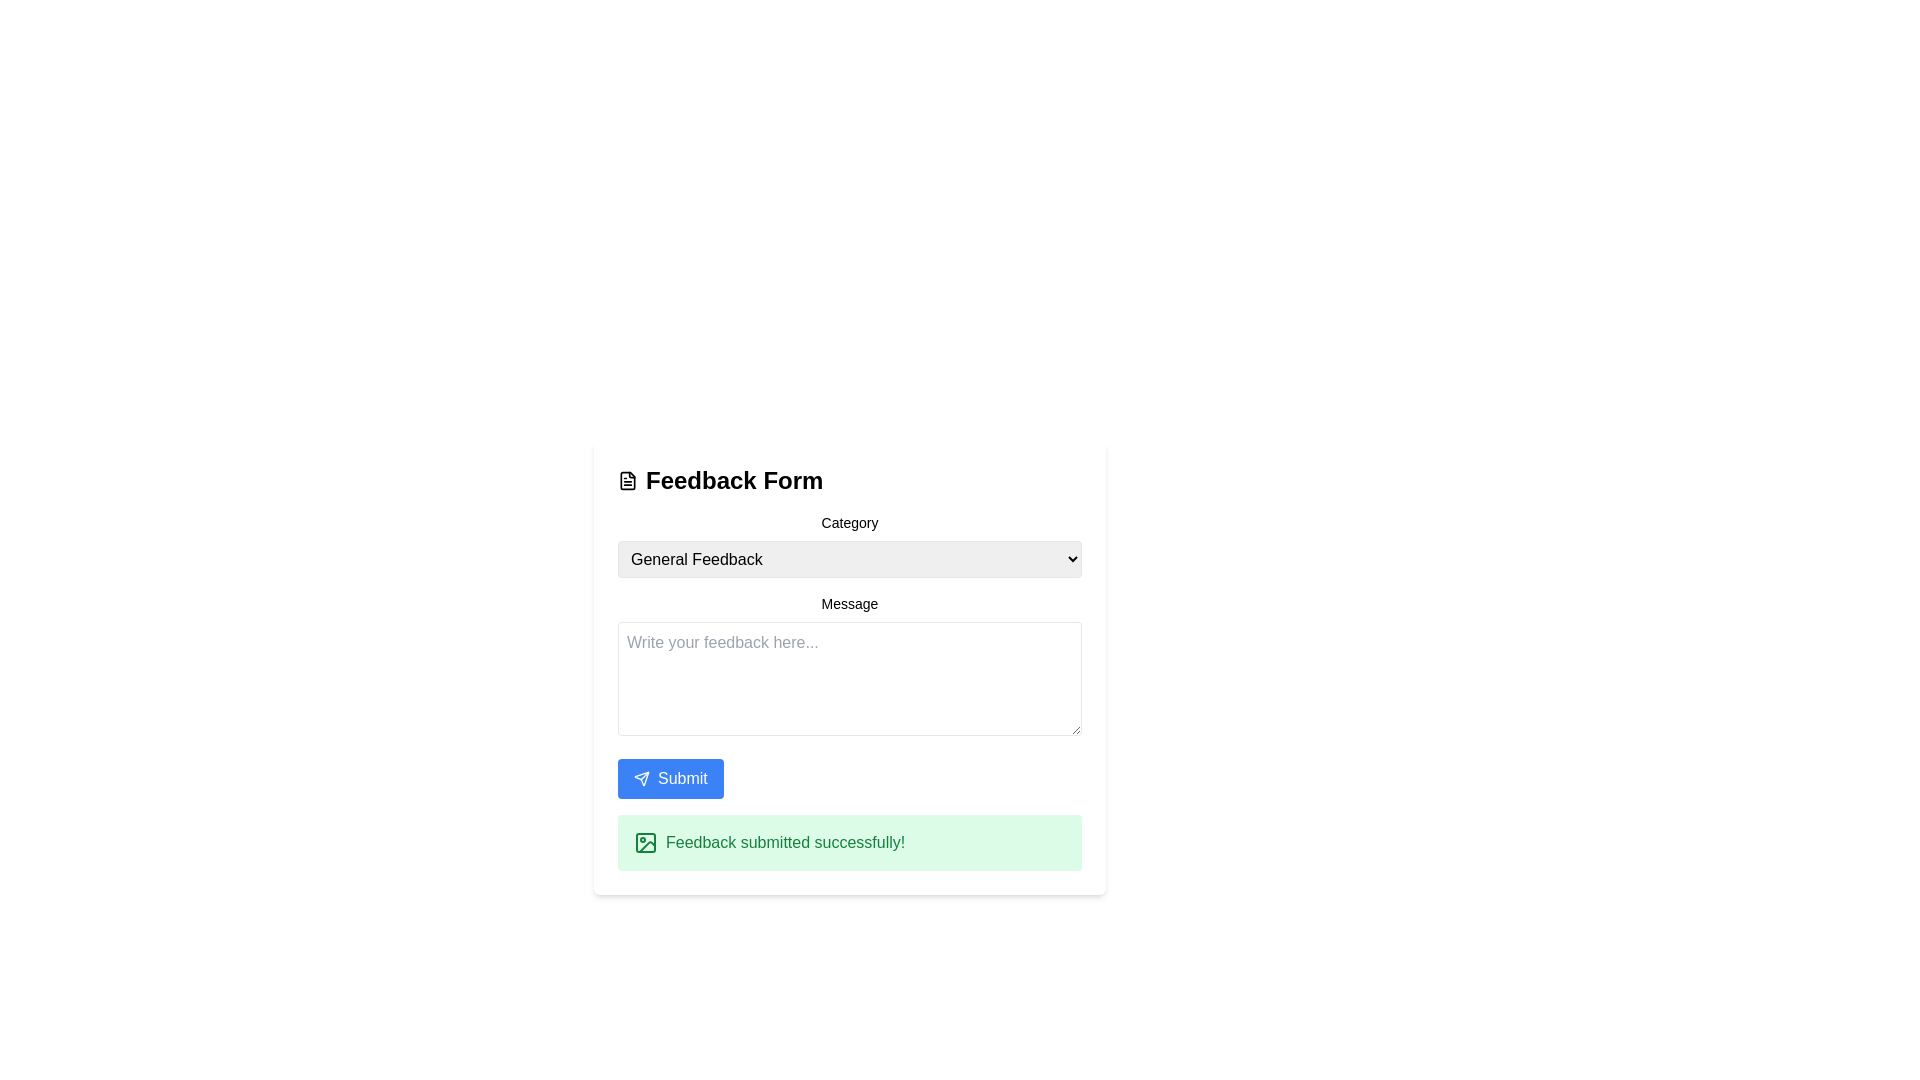 Image resolution: width=1920 pixels, height=1080 pixels. Describe the element at coordinates (642, 778) in the screenshot. I see `the paper plane icon inside the blue 'Submit' button, which is located at the bottom-left of the 'Feedback Form' interface` at that location.